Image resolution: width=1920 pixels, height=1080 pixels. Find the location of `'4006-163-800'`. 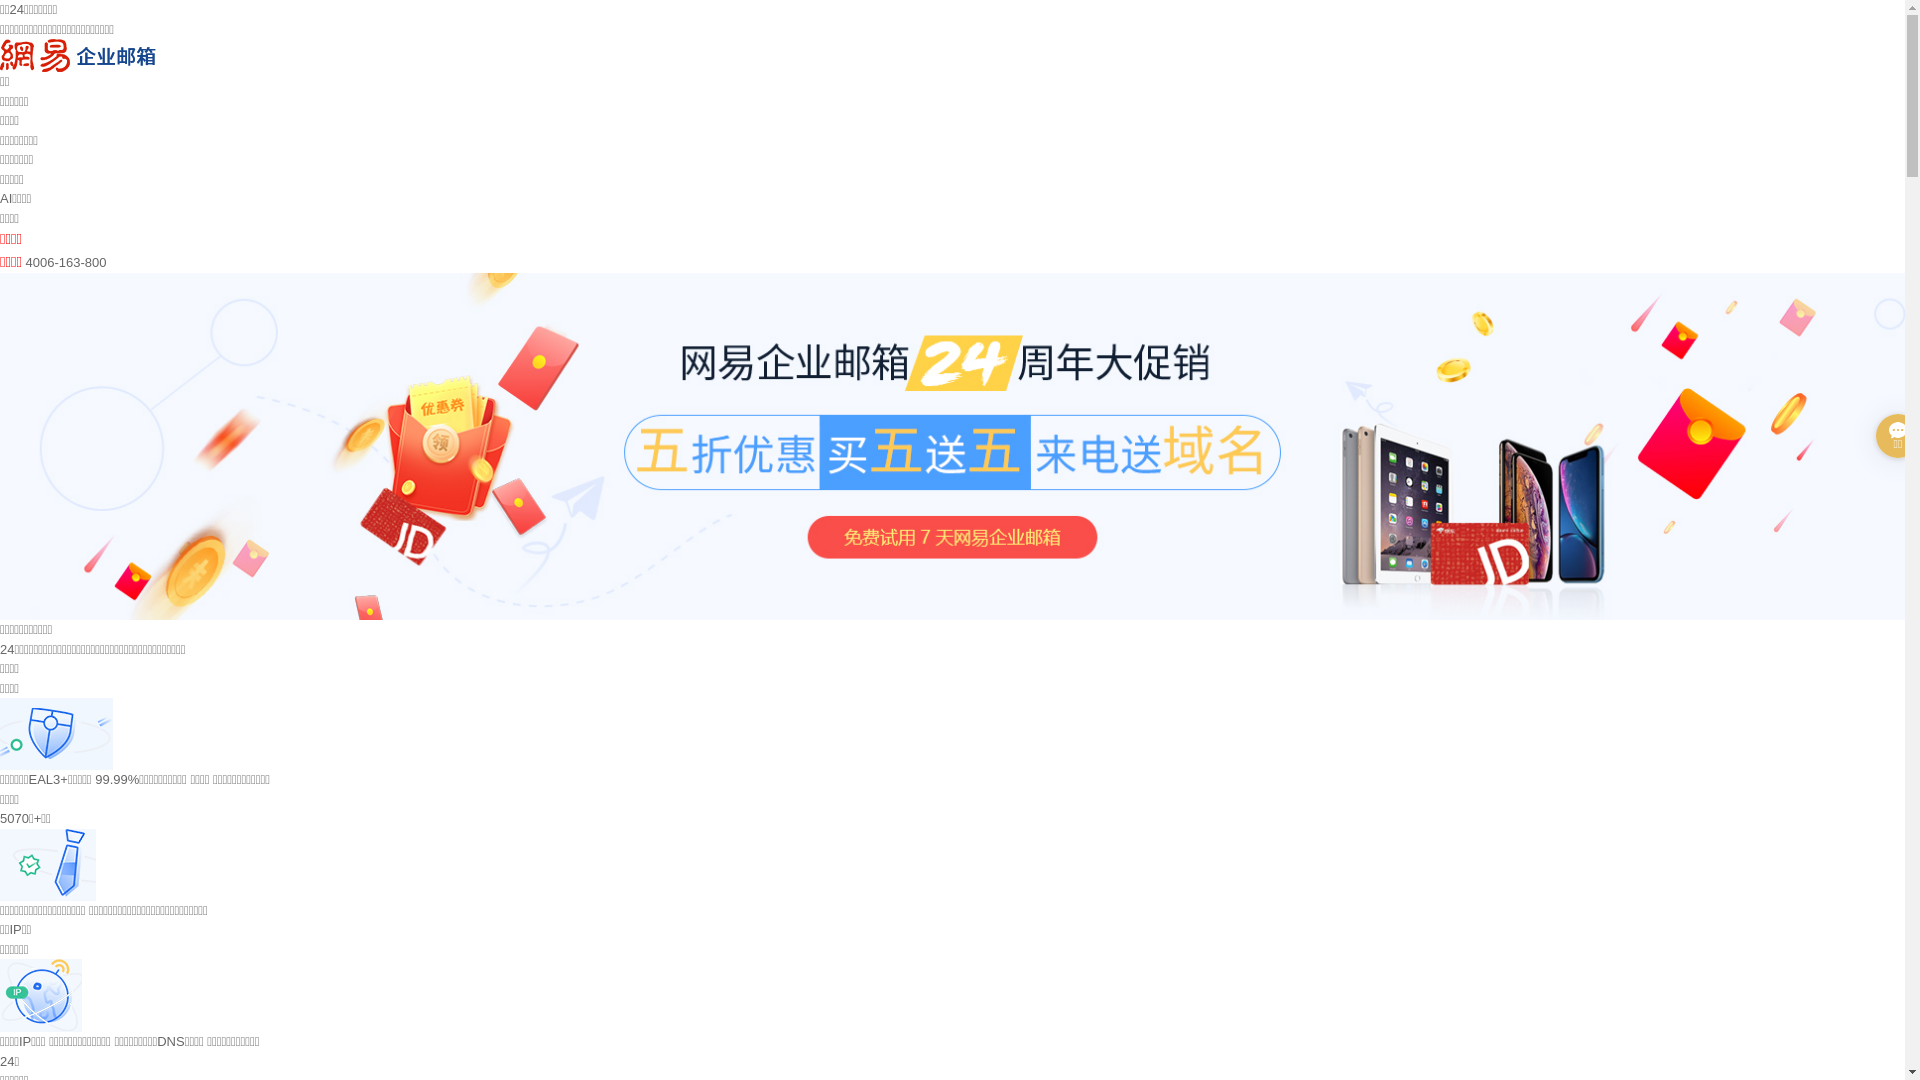

'4006-163-800' is located at coordinates (66, 260).